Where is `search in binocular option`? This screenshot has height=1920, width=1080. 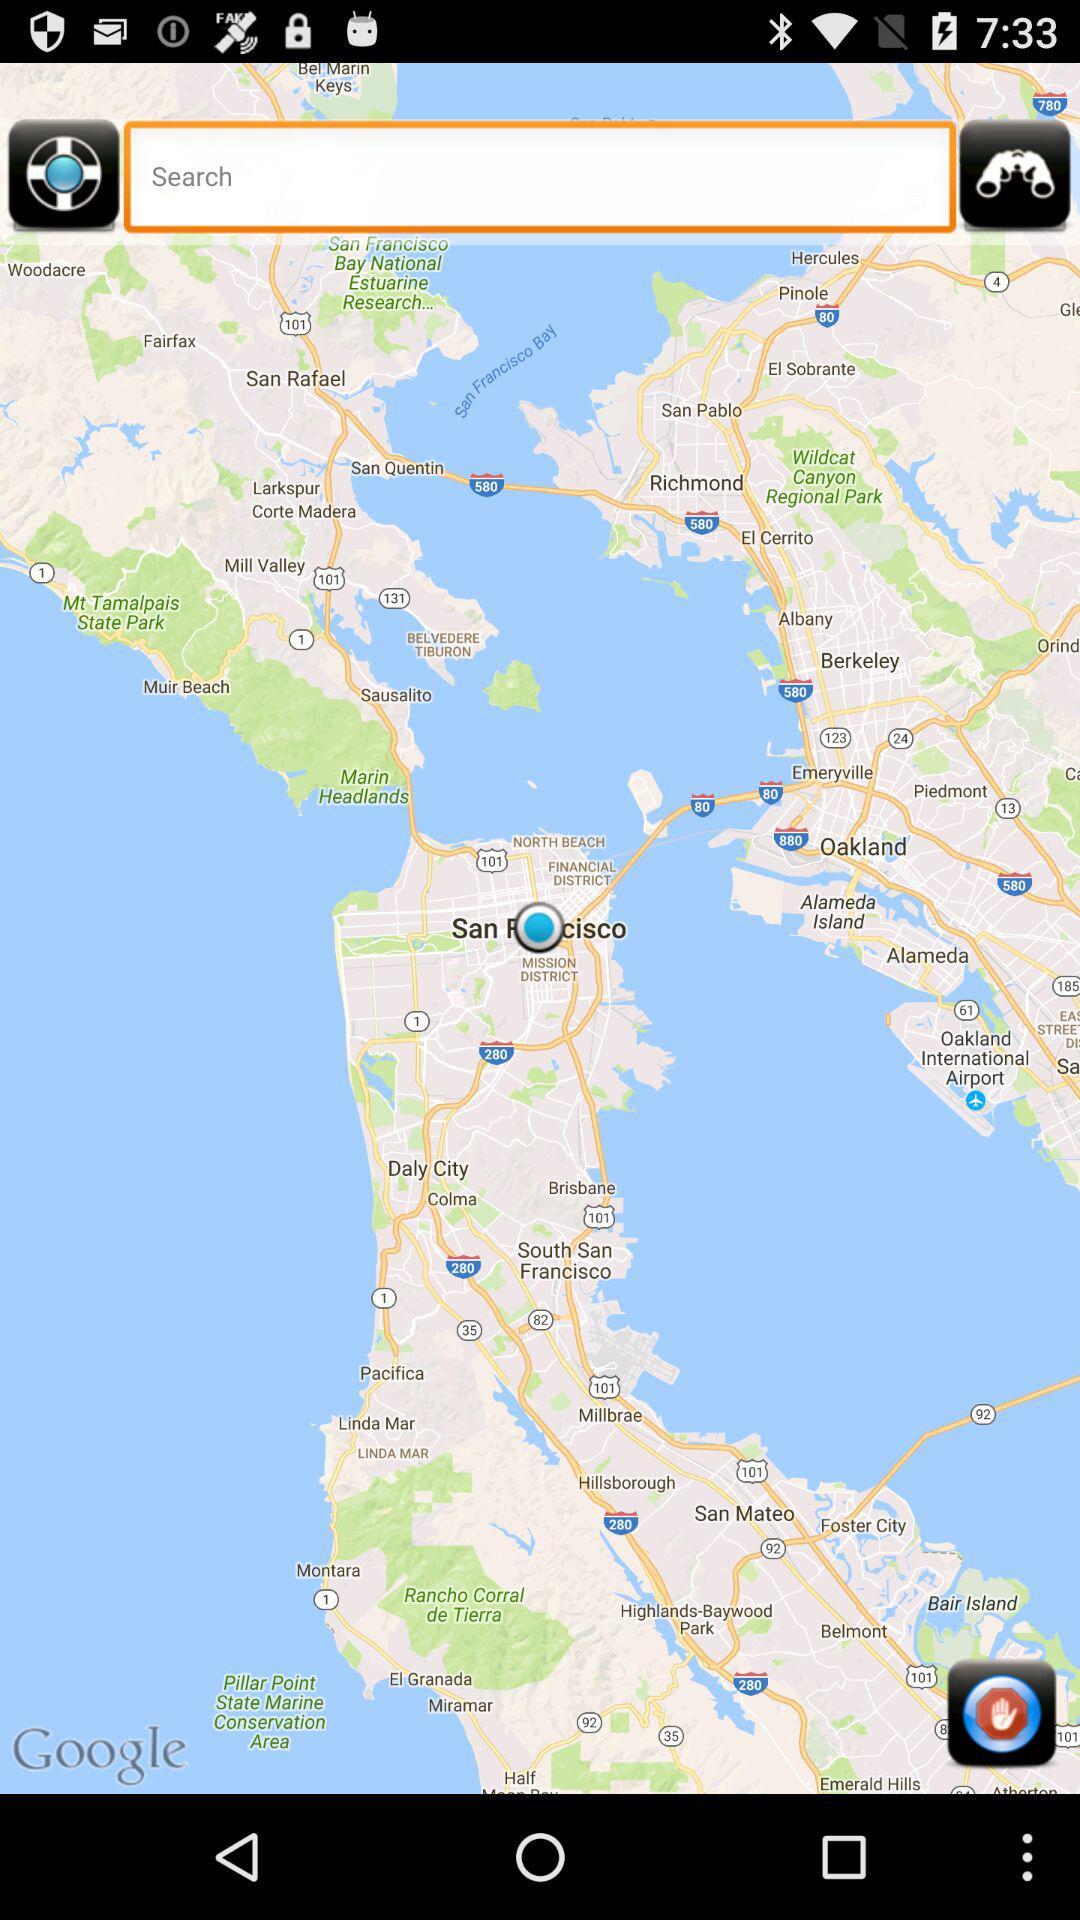
search in binocular option is located at coordinates (1015, 182).